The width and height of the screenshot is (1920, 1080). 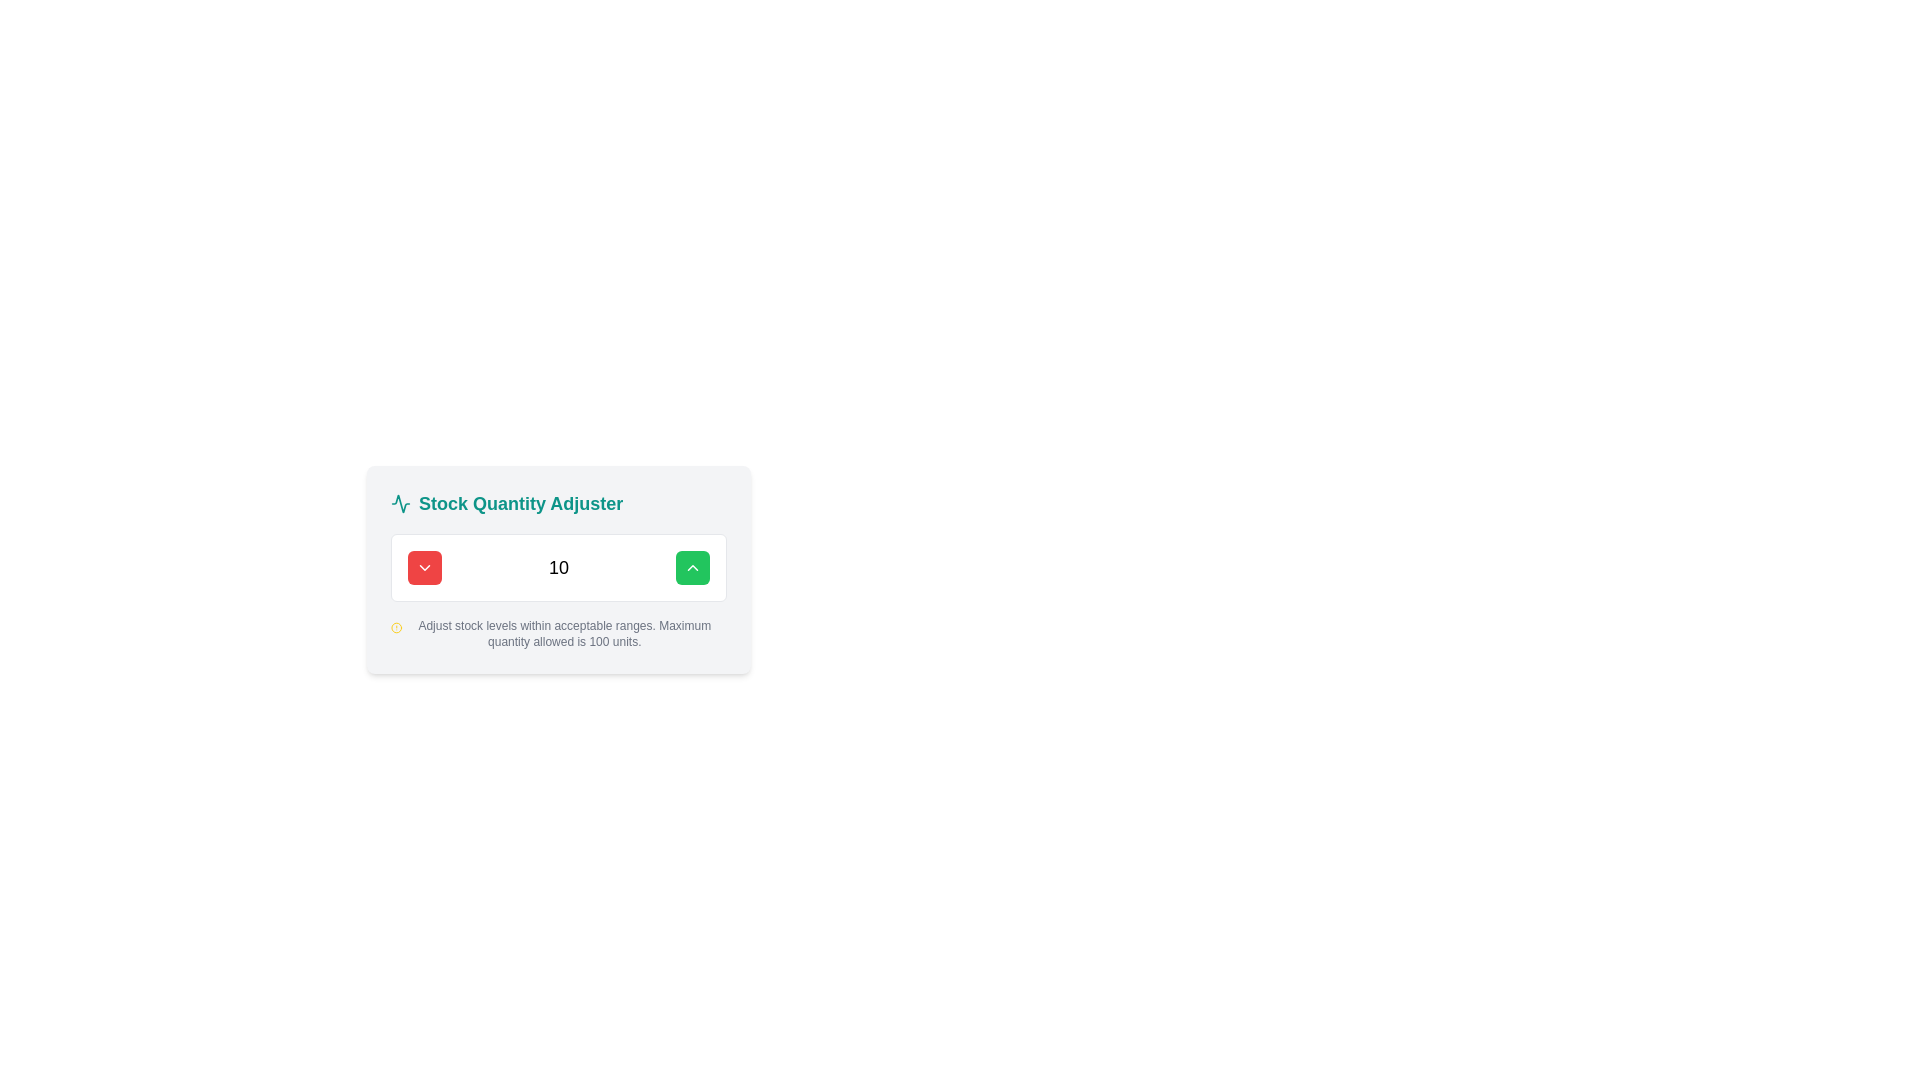 What do you see at coordinates (558, 633) in the screenshot?
I see `the informational text with an icon located at the bottom of the 'Stock Quantity Adjuster' card, which provides guidance on acceptable stock adjustment ranges` at bounding box center [558, 633].